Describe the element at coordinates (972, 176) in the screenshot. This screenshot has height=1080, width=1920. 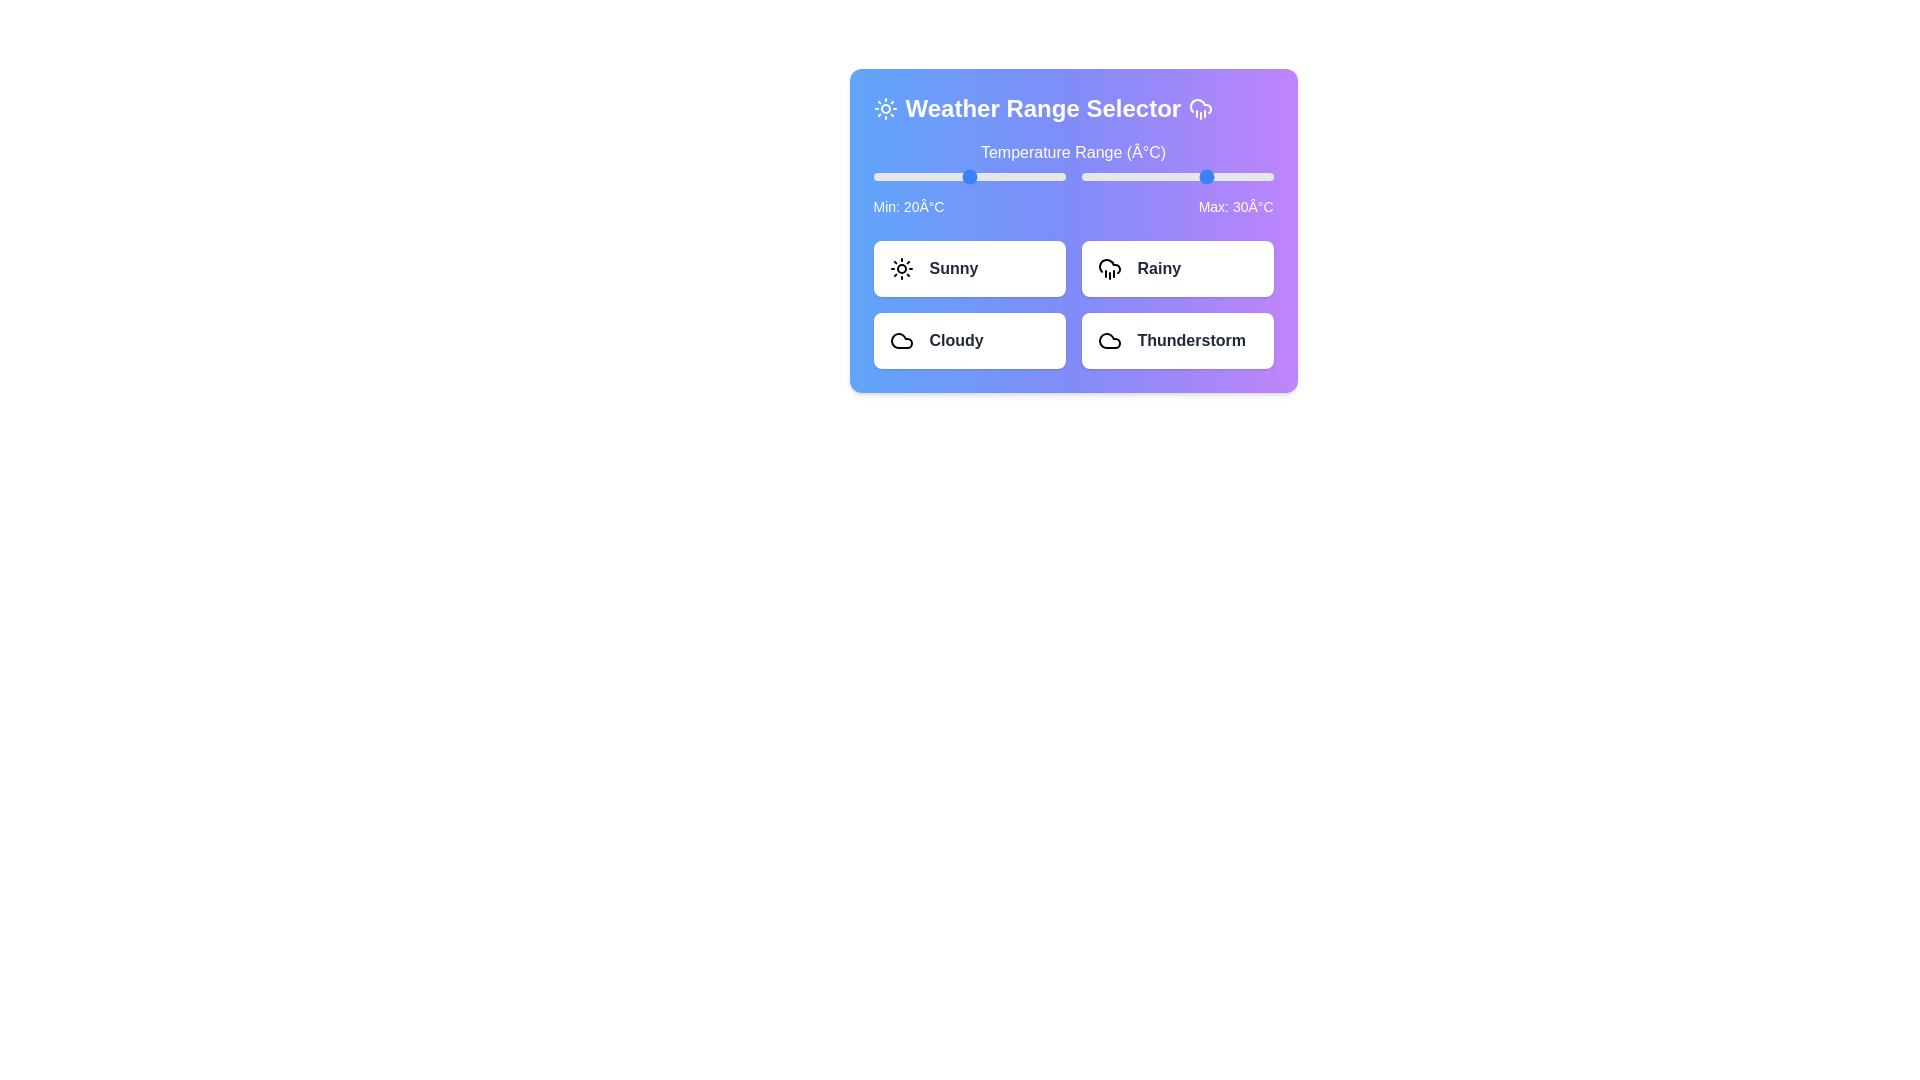
I see `the minimum temperature range slider to 21°C` at that location.